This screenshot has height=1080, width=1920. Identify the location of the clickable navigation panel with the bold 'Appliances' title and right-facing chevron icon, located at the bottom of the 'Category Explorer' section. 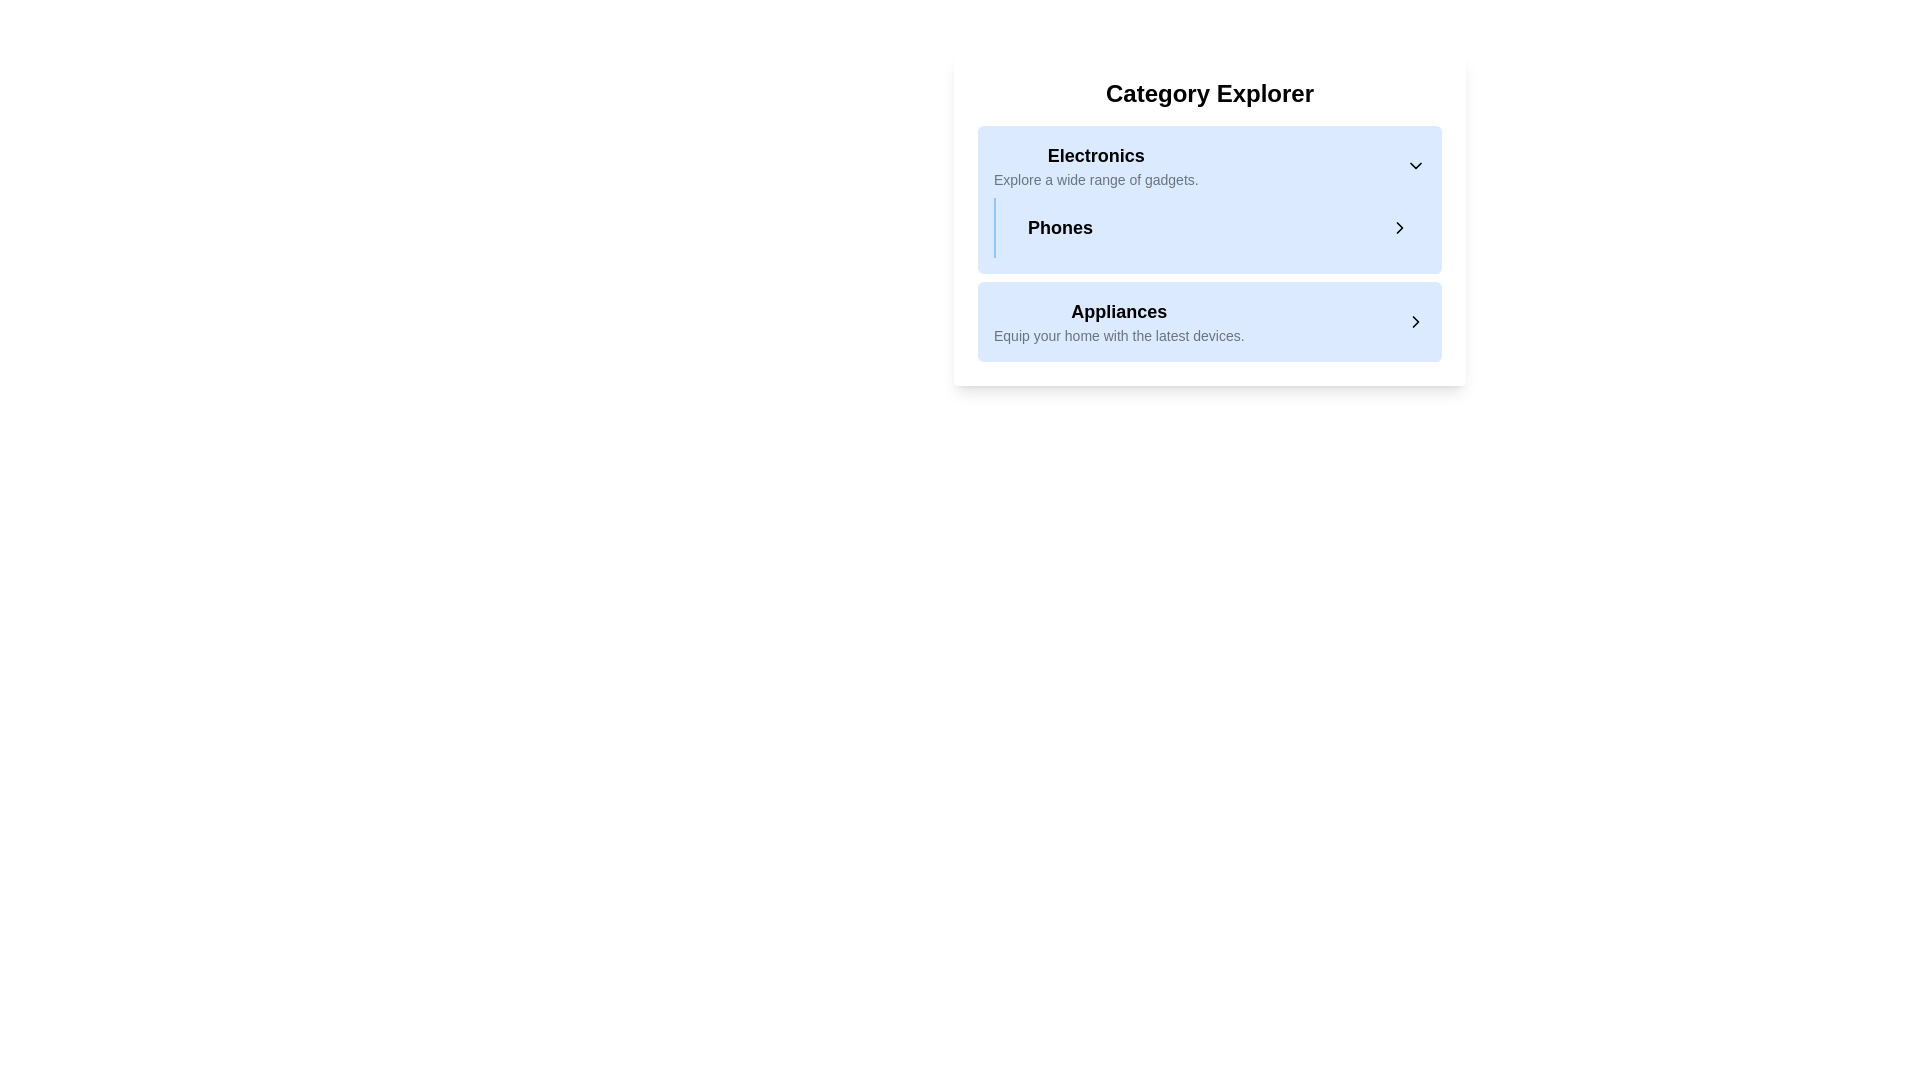
(1208, 320).